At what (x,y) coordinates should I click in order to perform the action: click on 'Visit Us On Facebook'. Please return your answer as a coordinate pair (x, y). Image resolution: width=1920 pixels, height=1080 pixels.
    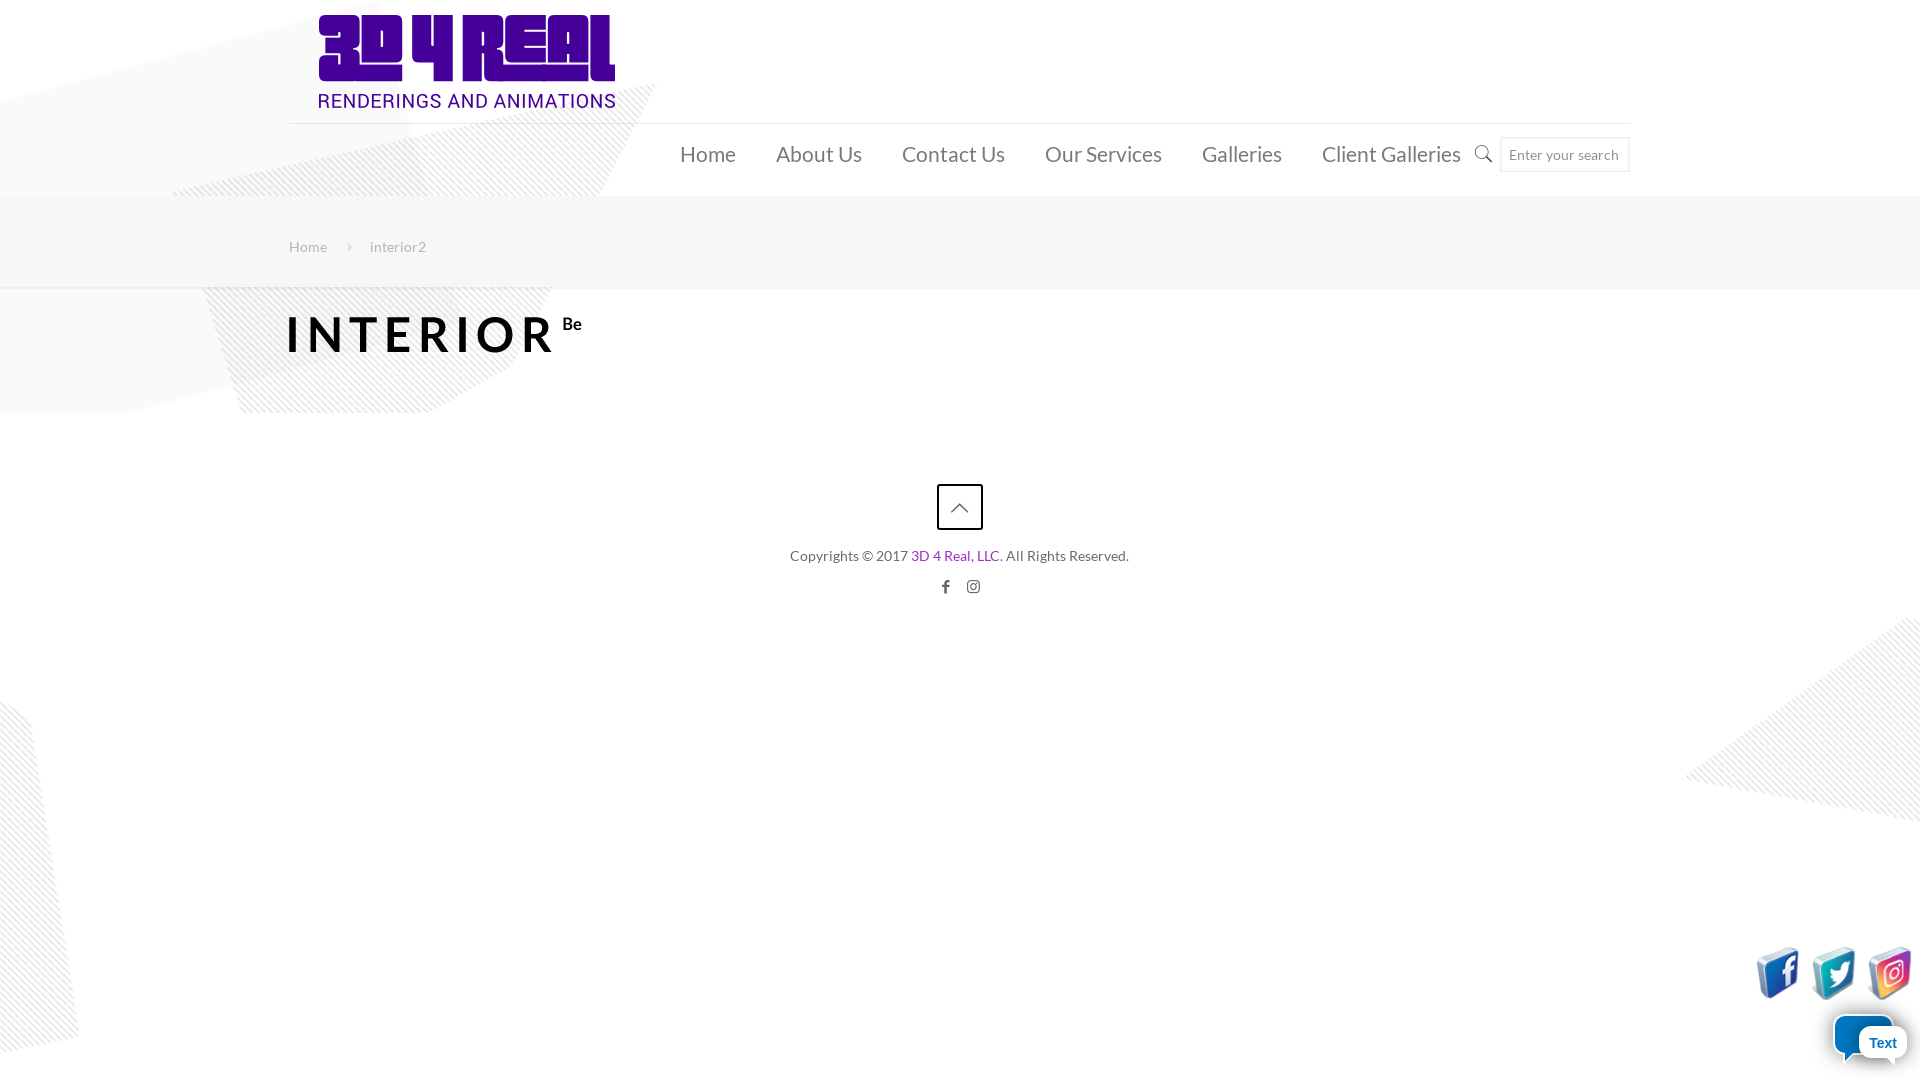
    Looking at the image, I should click on (1777, 994).